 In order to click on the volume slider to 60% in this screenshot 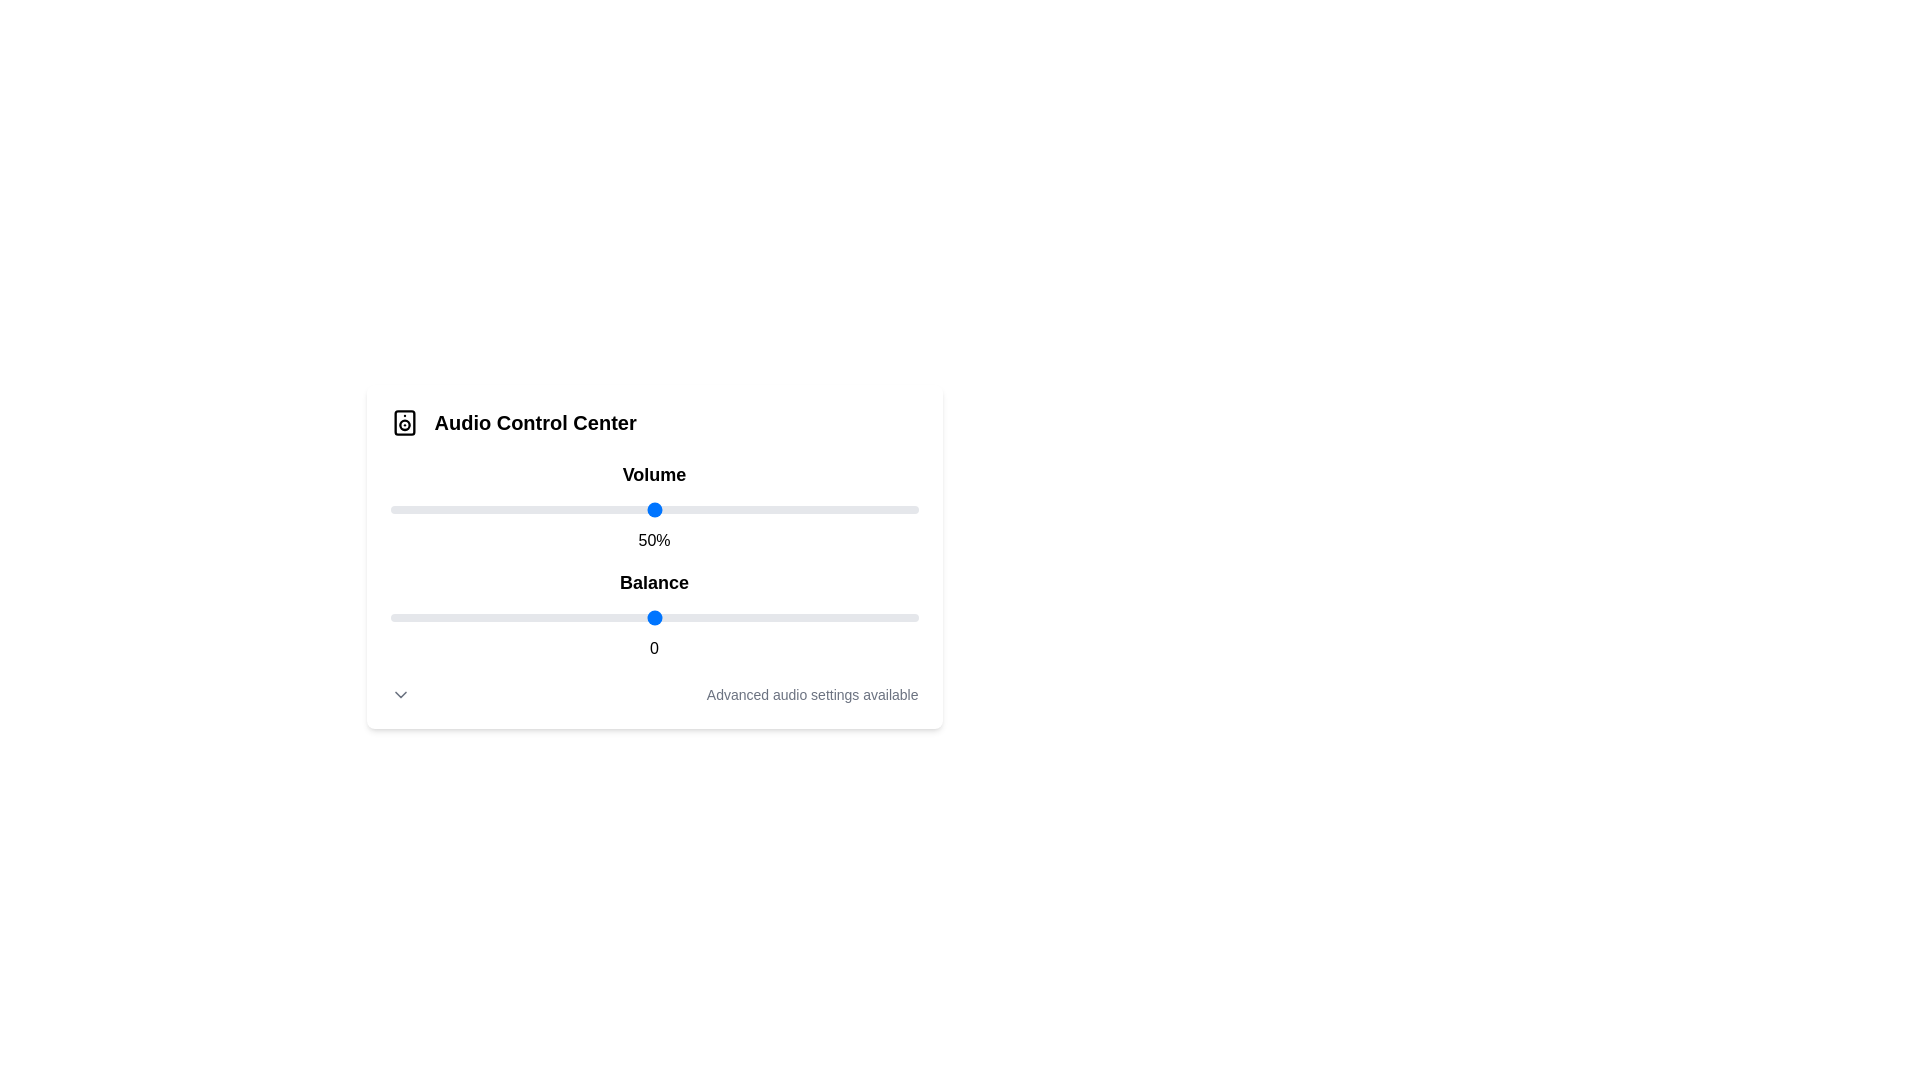, I will do `click(707, 508)`.